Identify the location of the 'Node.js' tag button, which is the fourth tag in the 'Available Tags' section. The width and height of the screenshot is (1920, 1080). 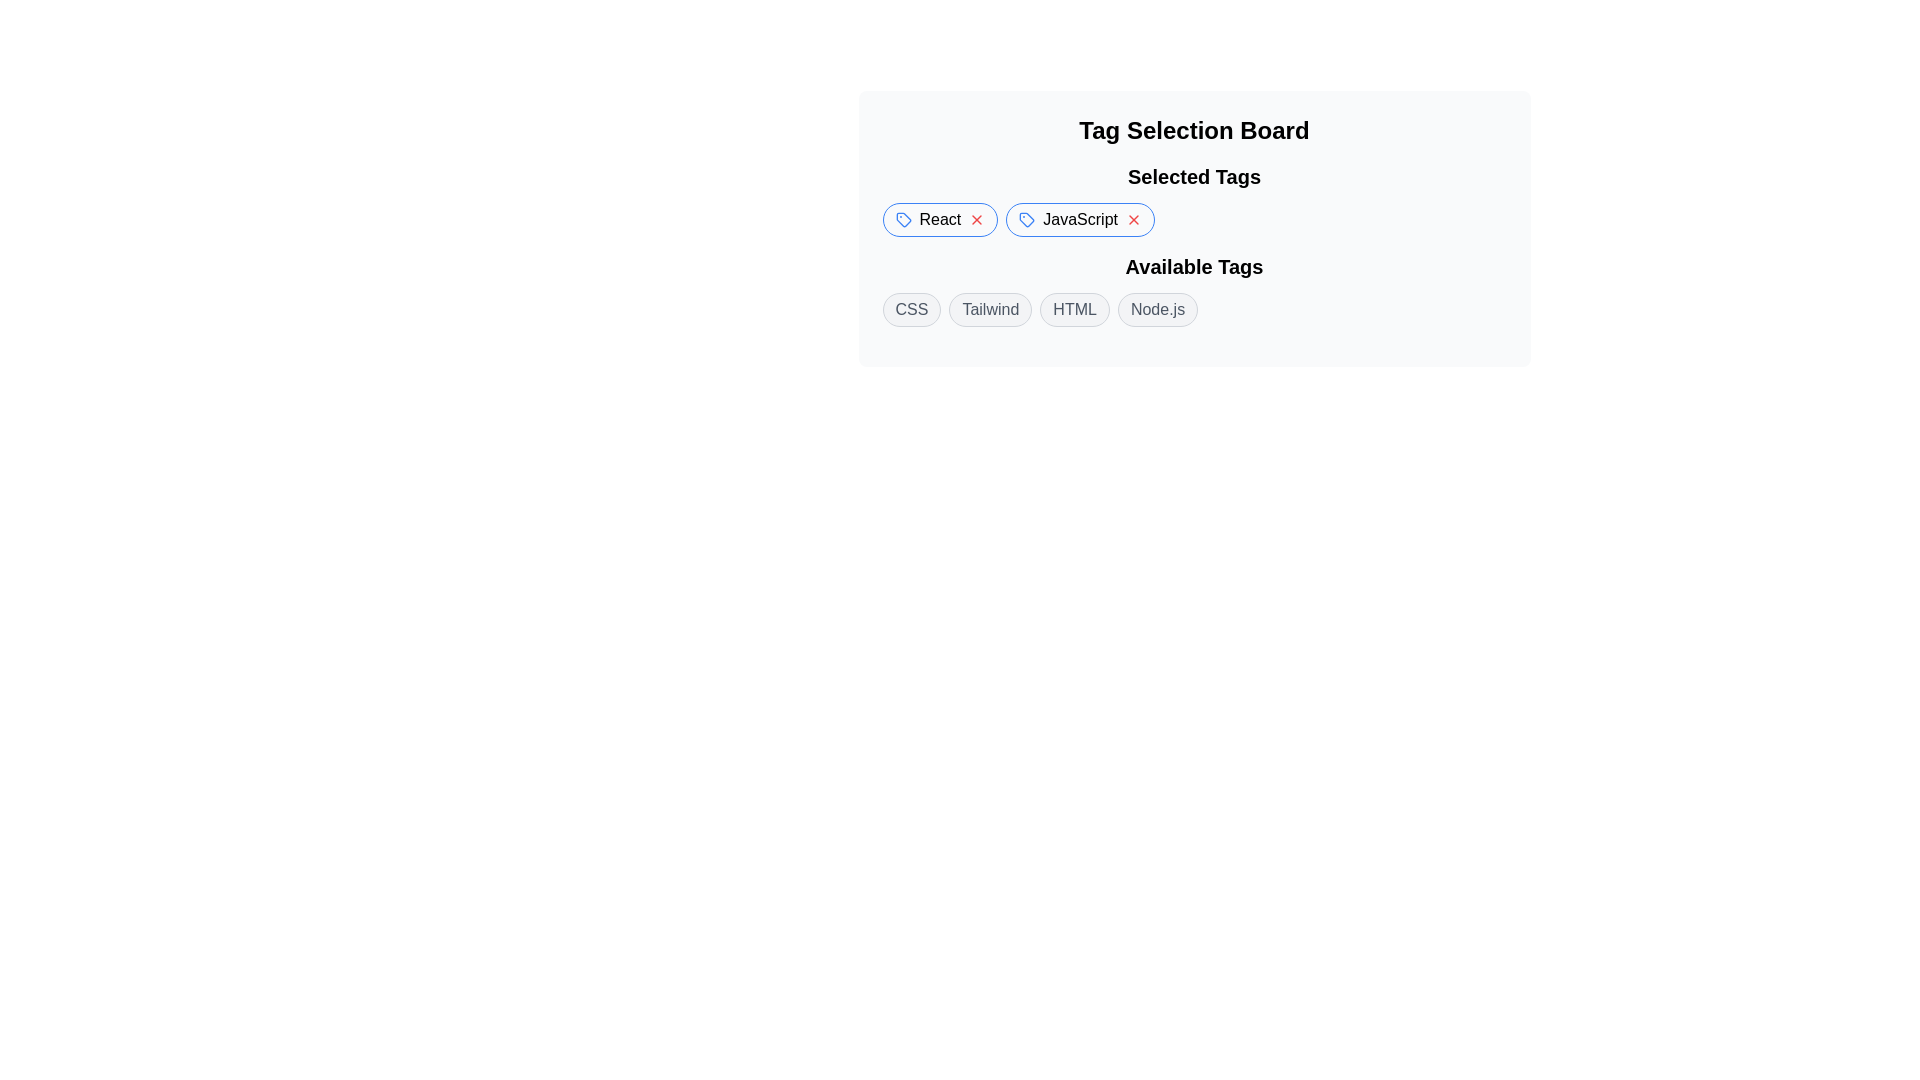
(1157, 309).